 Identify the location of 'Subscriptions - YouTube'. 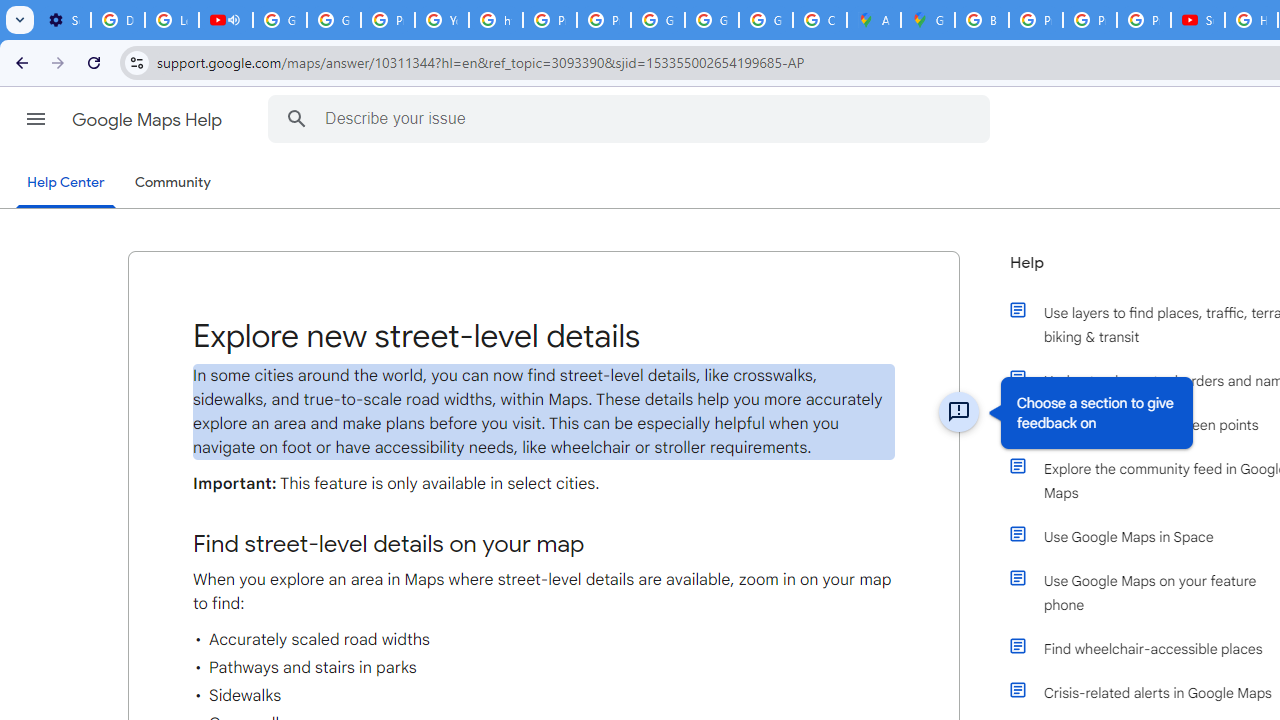
(1198, 20).